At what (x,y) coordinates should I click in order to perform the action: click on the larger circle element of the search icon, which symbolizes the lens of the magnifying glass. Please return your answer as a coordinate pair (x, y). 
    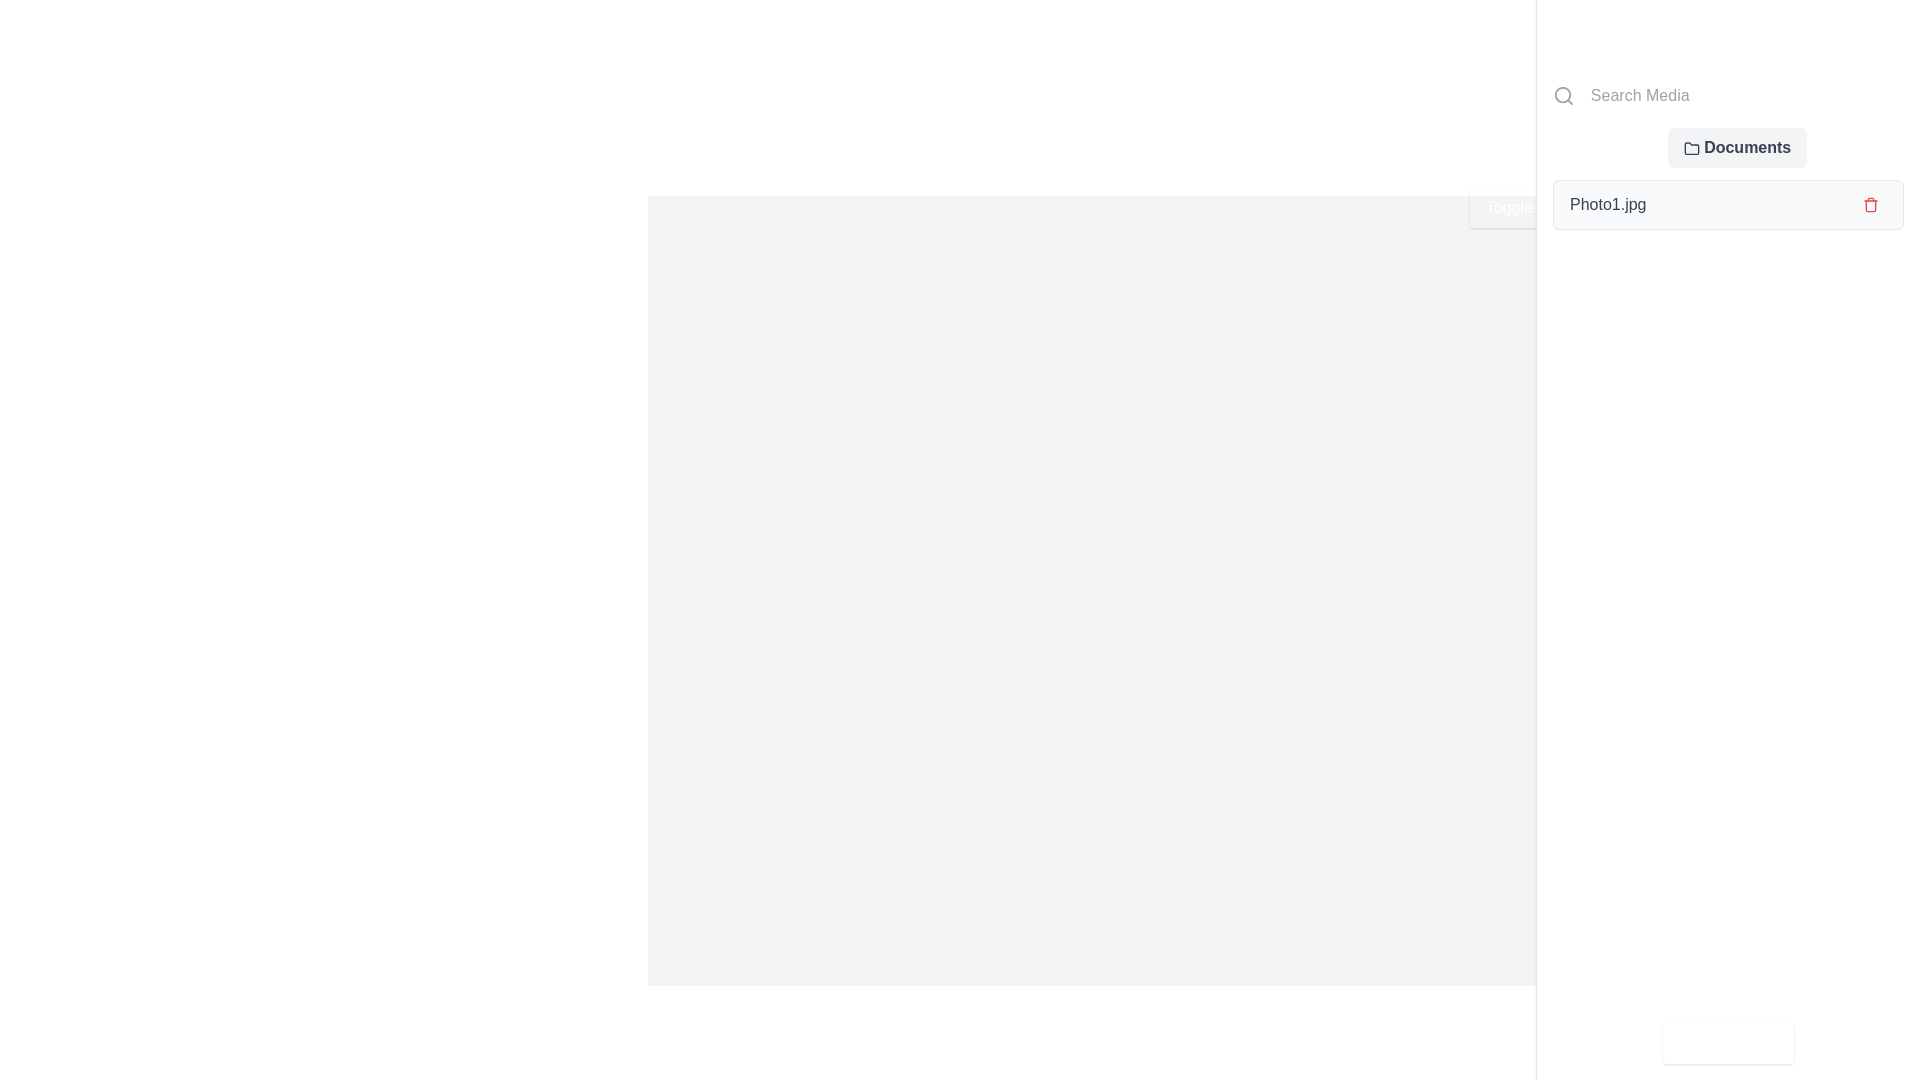
    Looking at the image, I should click on (1562, 95).